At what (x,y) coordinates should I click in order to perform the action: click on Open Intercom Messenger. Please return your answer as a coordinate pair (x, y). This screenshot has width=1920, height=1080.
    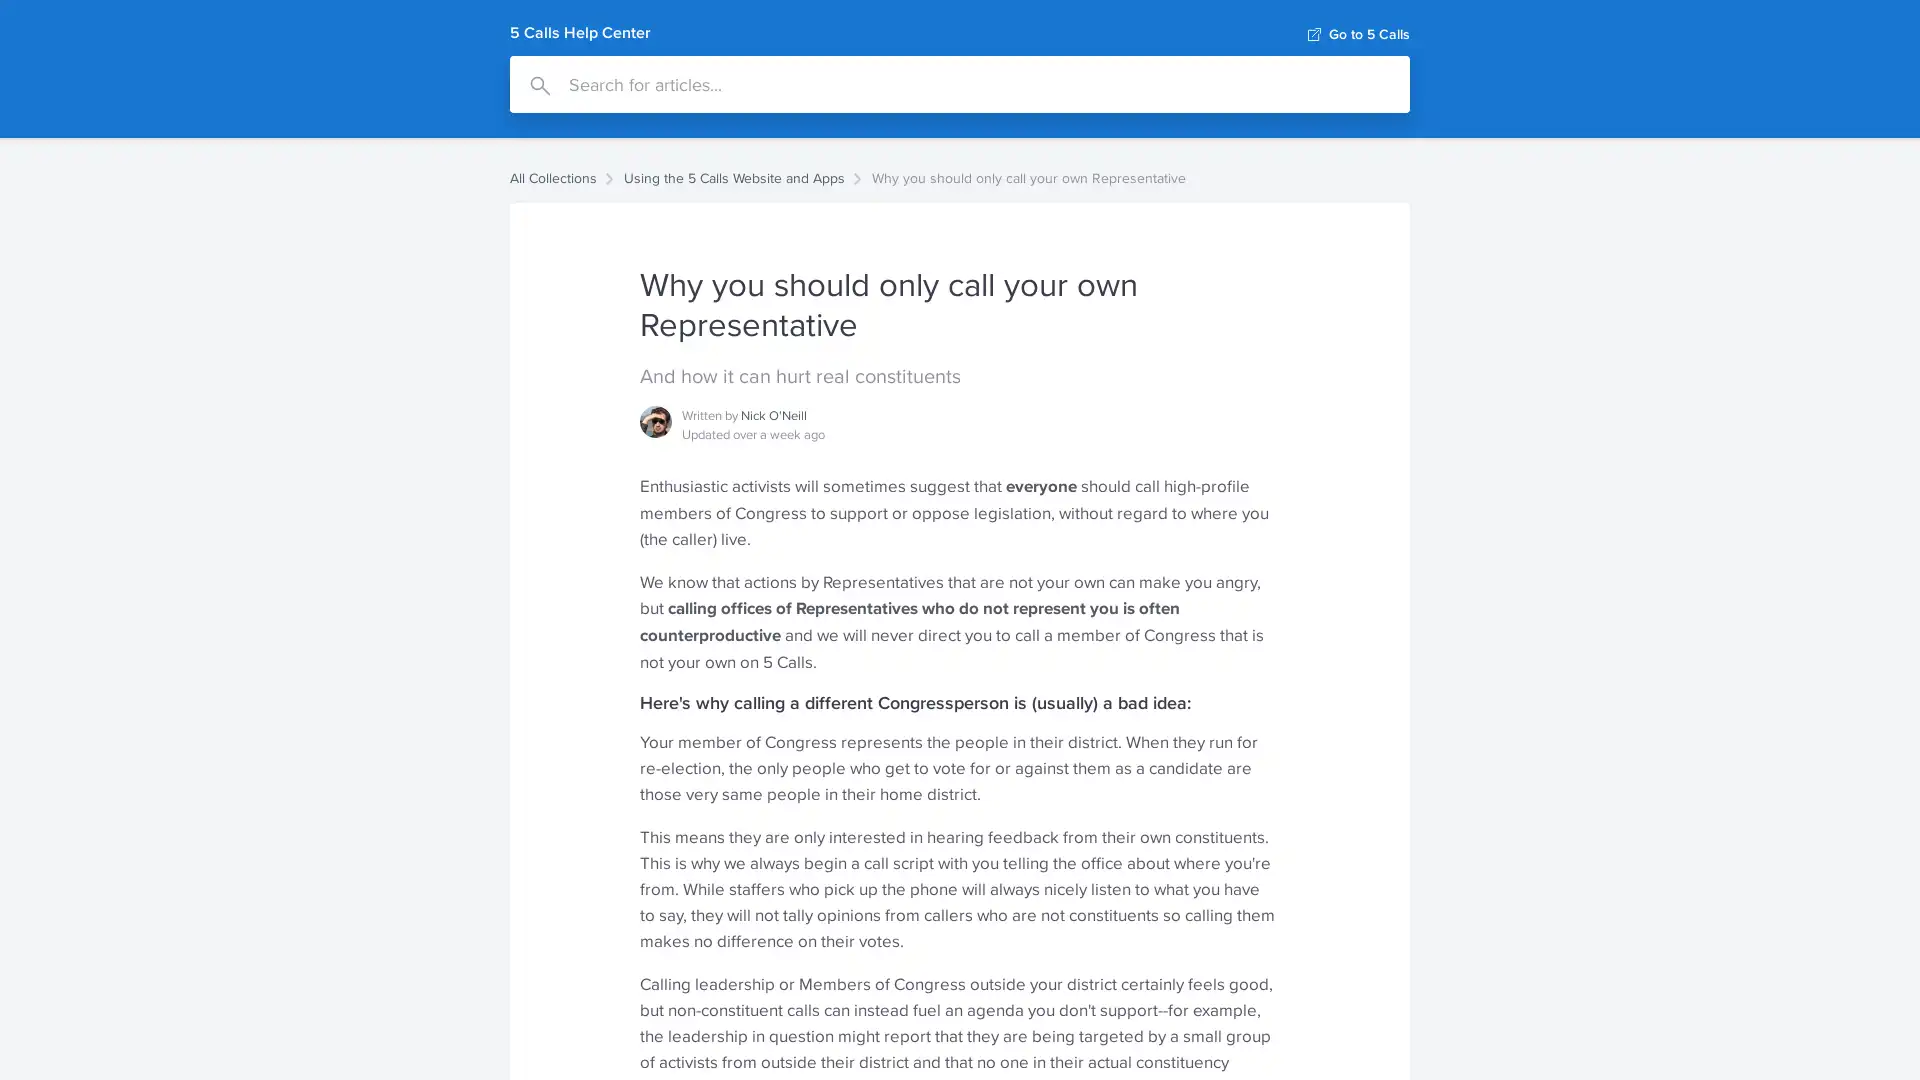
    Looking at the image, I should click on (1869, 1029).